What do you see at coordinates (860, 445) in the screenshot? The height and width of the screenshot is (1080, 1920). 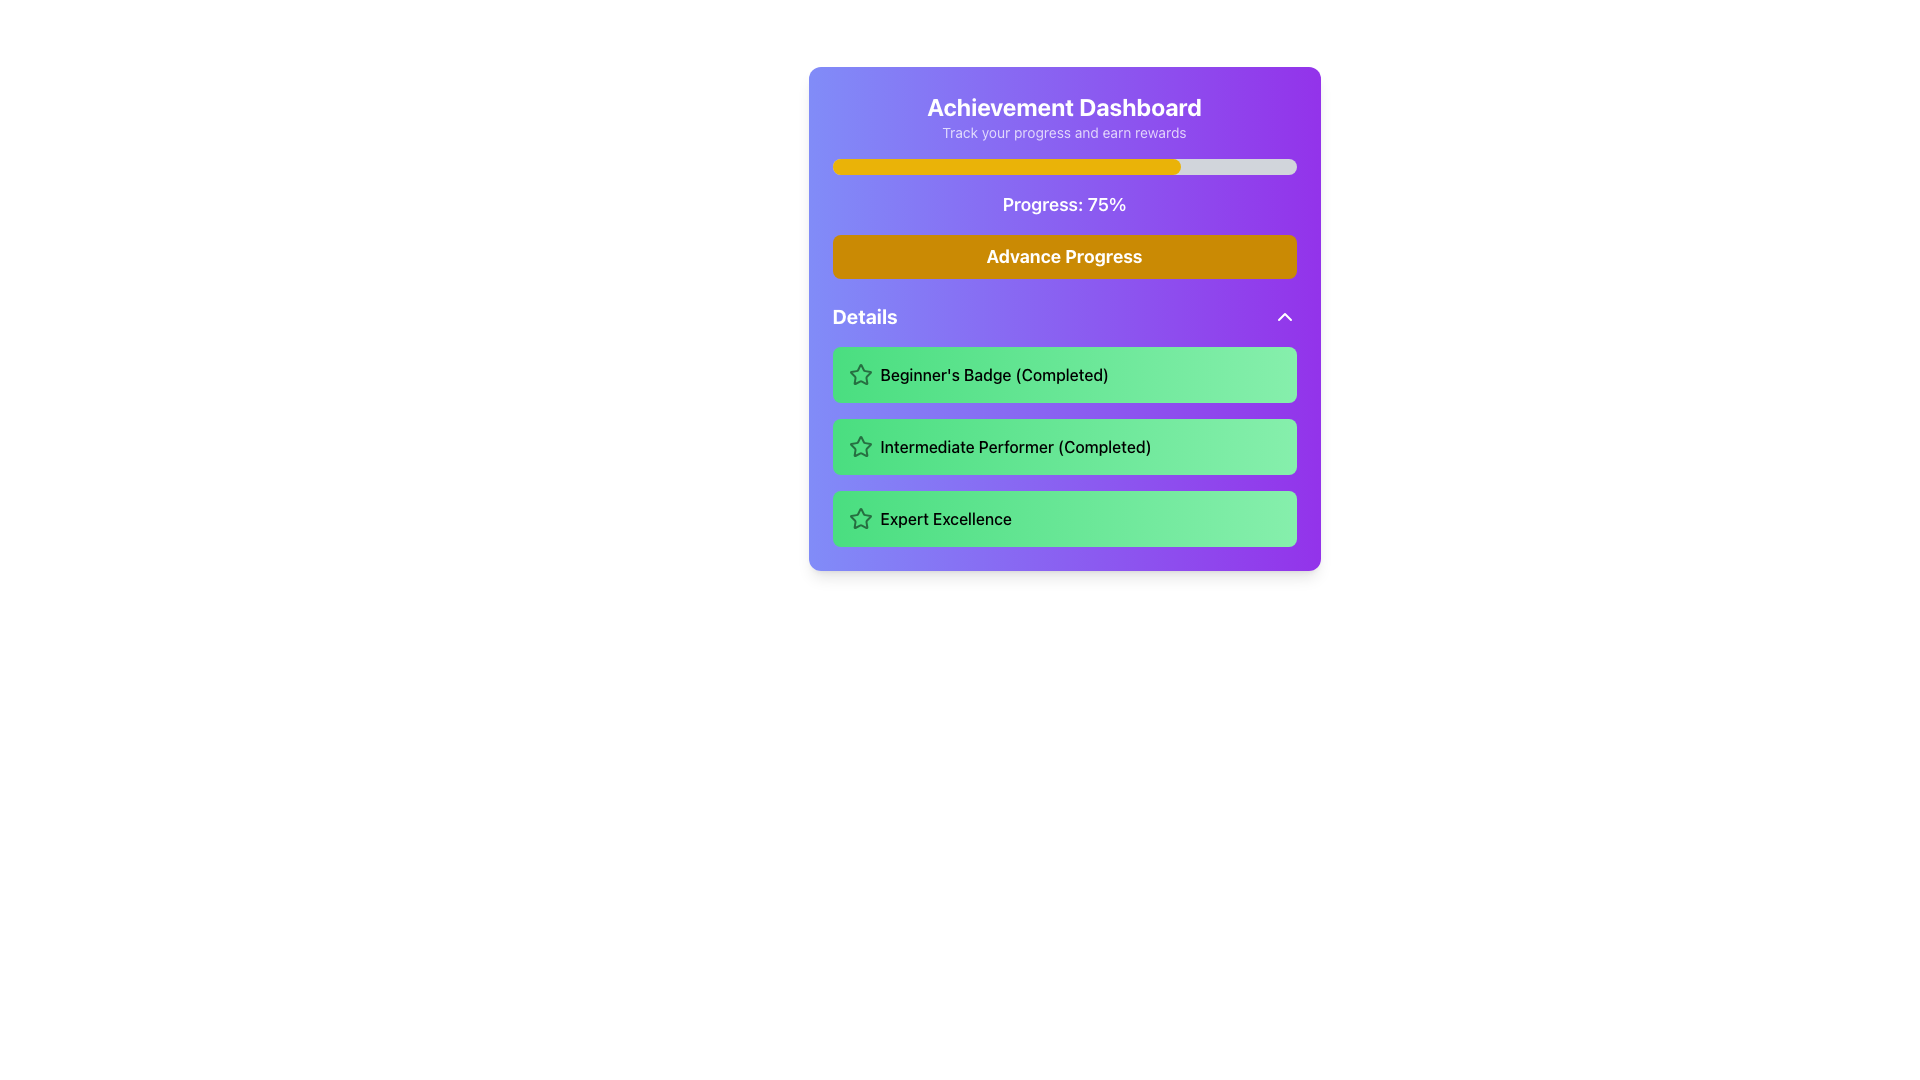 I see `the outlined five-pointed star icon located within the second green box of the Achievement Dashboard, which is labeled 'Intermediate Performer (Completed)'` at bounding box center [860, 445].